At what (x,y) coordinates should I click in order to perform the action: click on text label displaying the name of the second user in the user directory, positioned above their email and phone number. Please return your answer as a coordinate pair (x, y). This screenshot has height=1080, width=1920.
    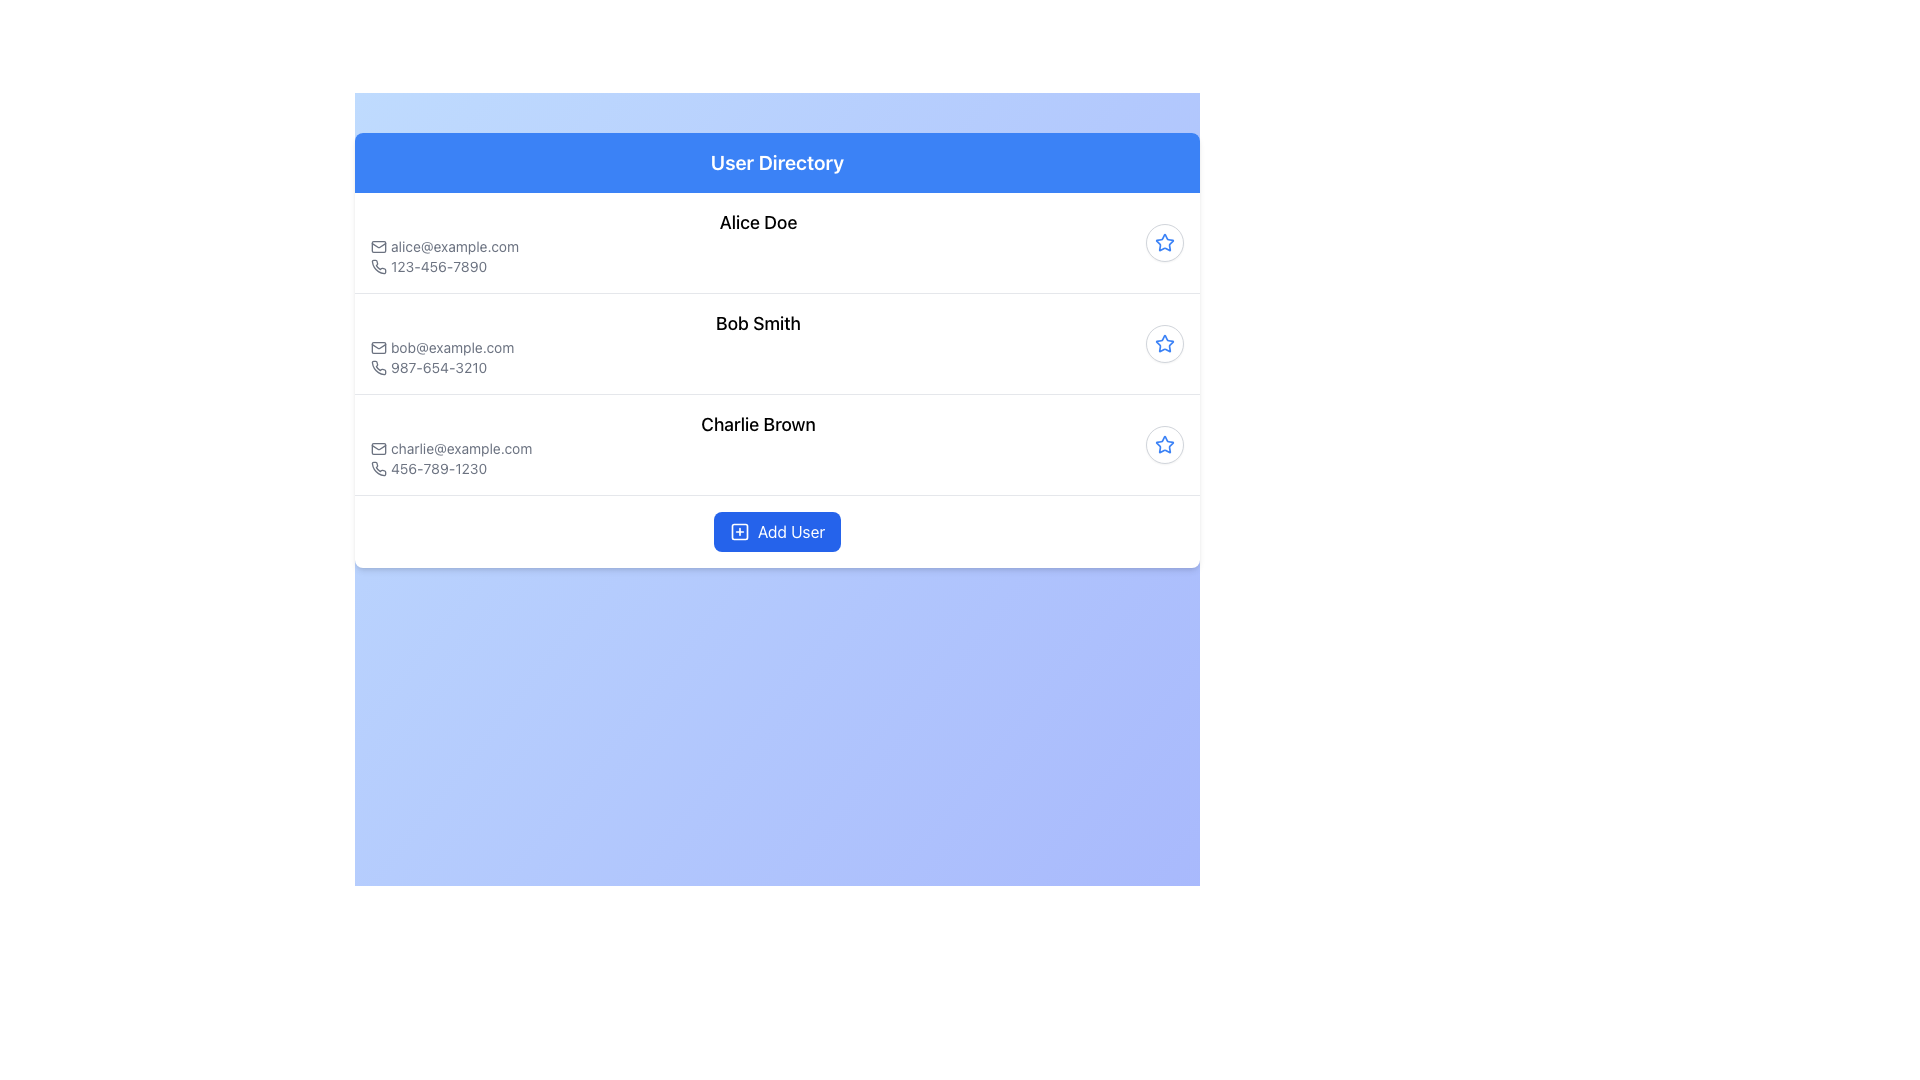
    Looking at the image, I should click on (757, 323).